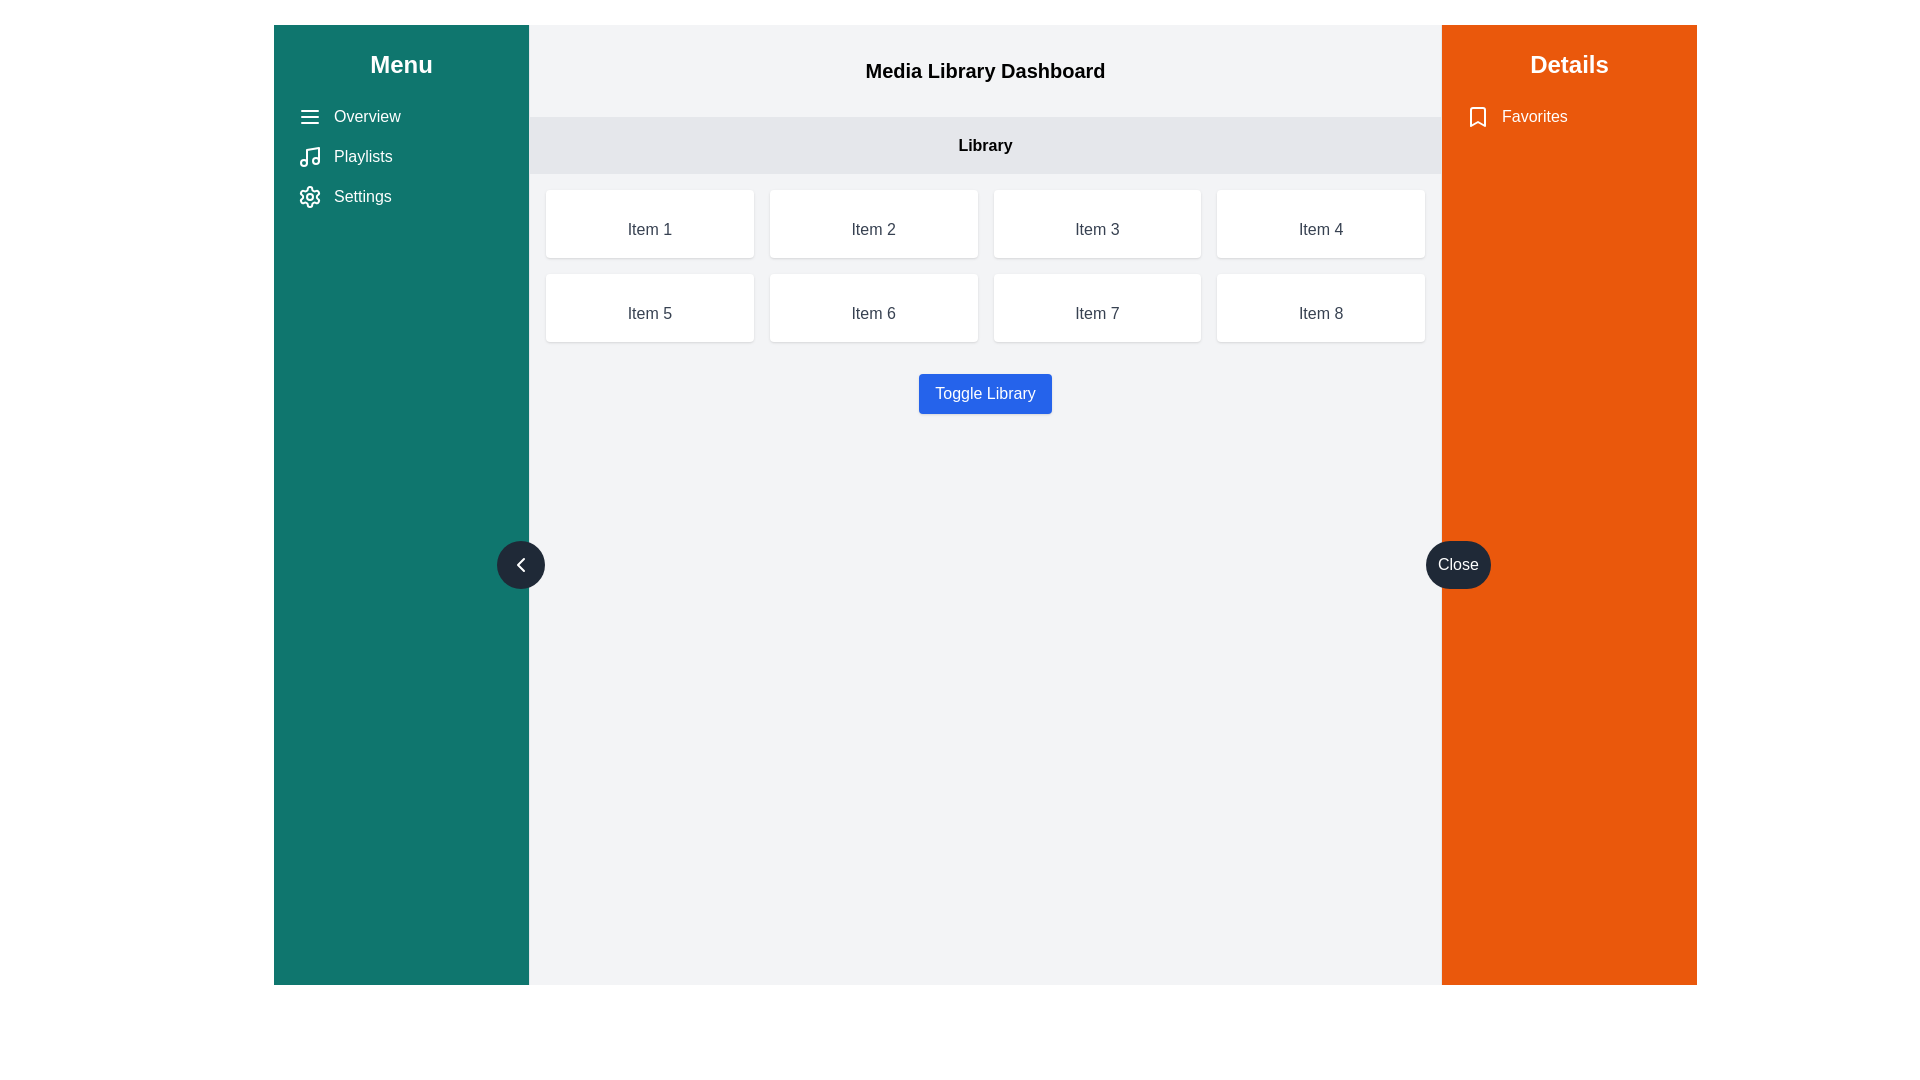  I want to click on the bold 'Details' text label located at the top of the orange sidebar on the right side of the interface, so click(1568, 64).